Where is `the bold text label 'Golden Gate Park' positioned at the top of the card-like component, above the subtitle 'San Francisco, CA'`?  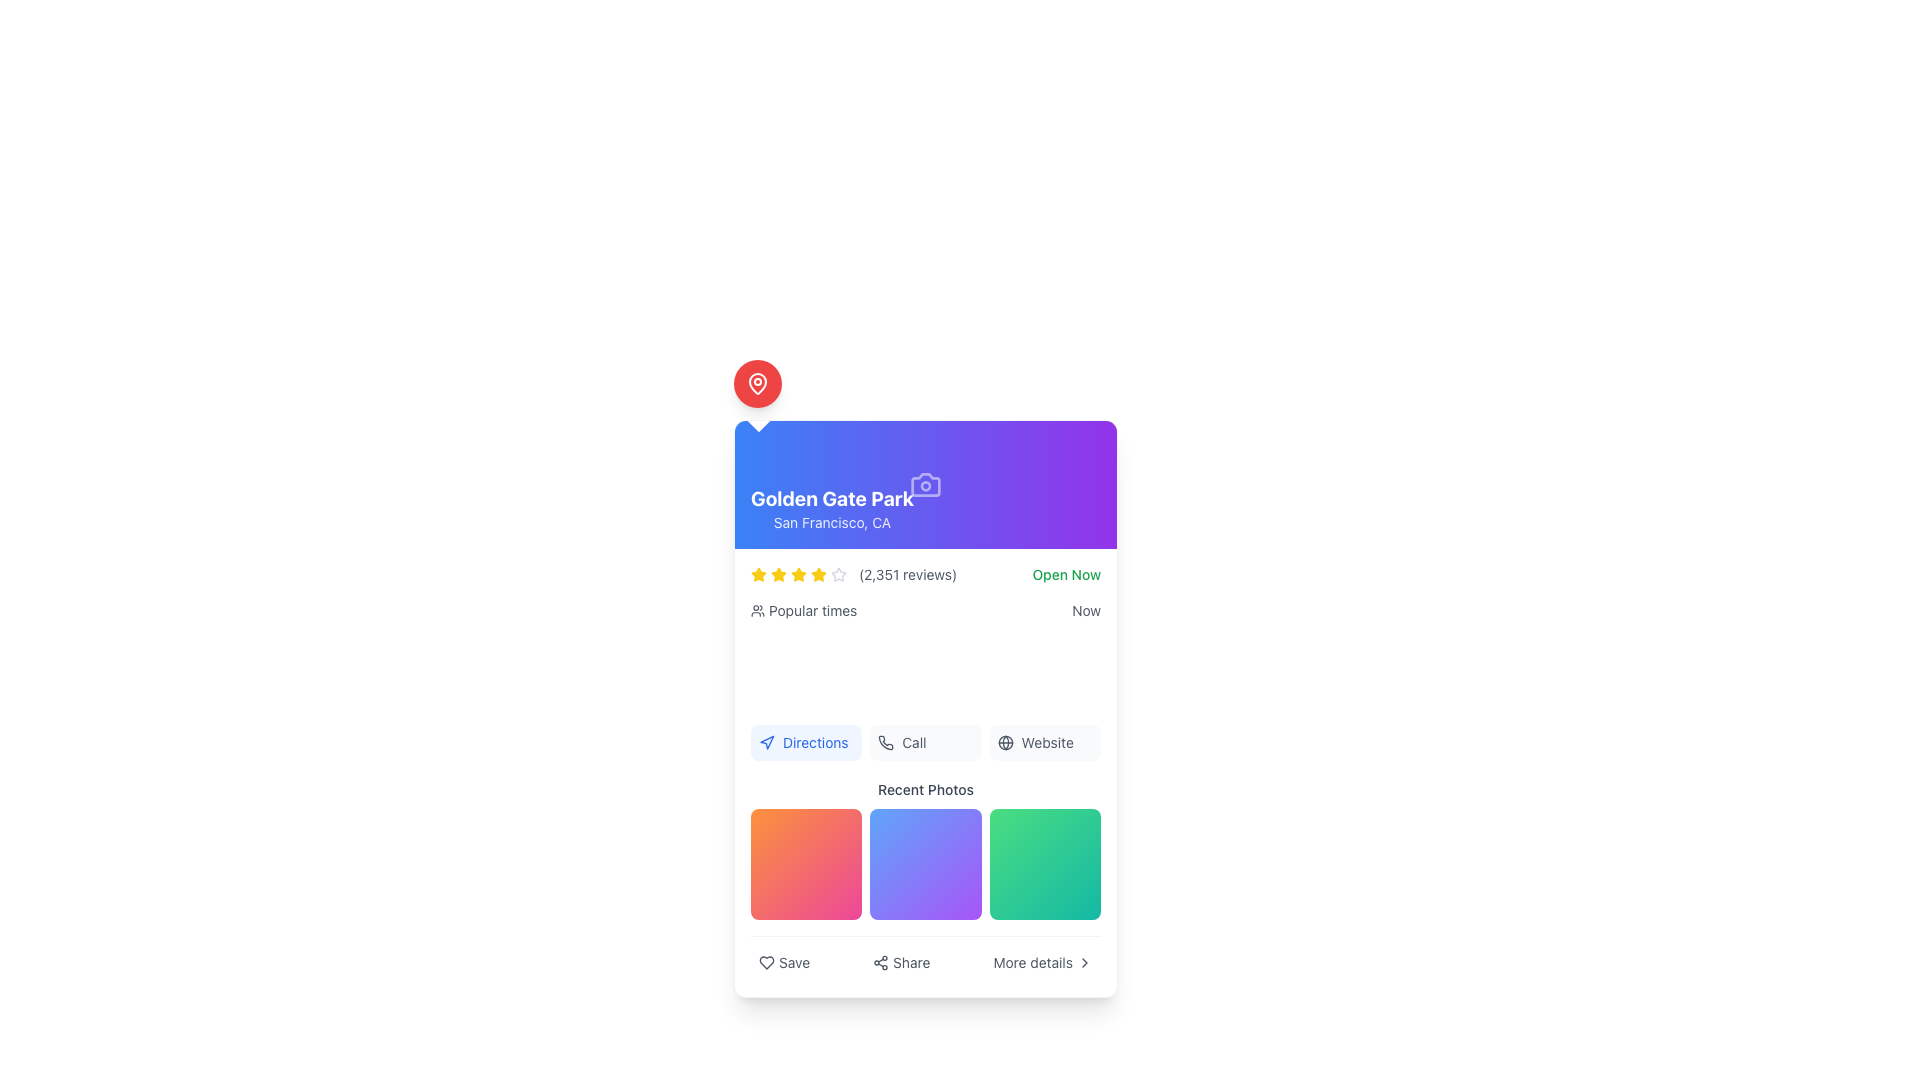
the bold text label 'Golden Gate Park' positioned at the top of the card-like component, above the subtitle 'San Francisco, CA' is located at coordinates (832, 497).